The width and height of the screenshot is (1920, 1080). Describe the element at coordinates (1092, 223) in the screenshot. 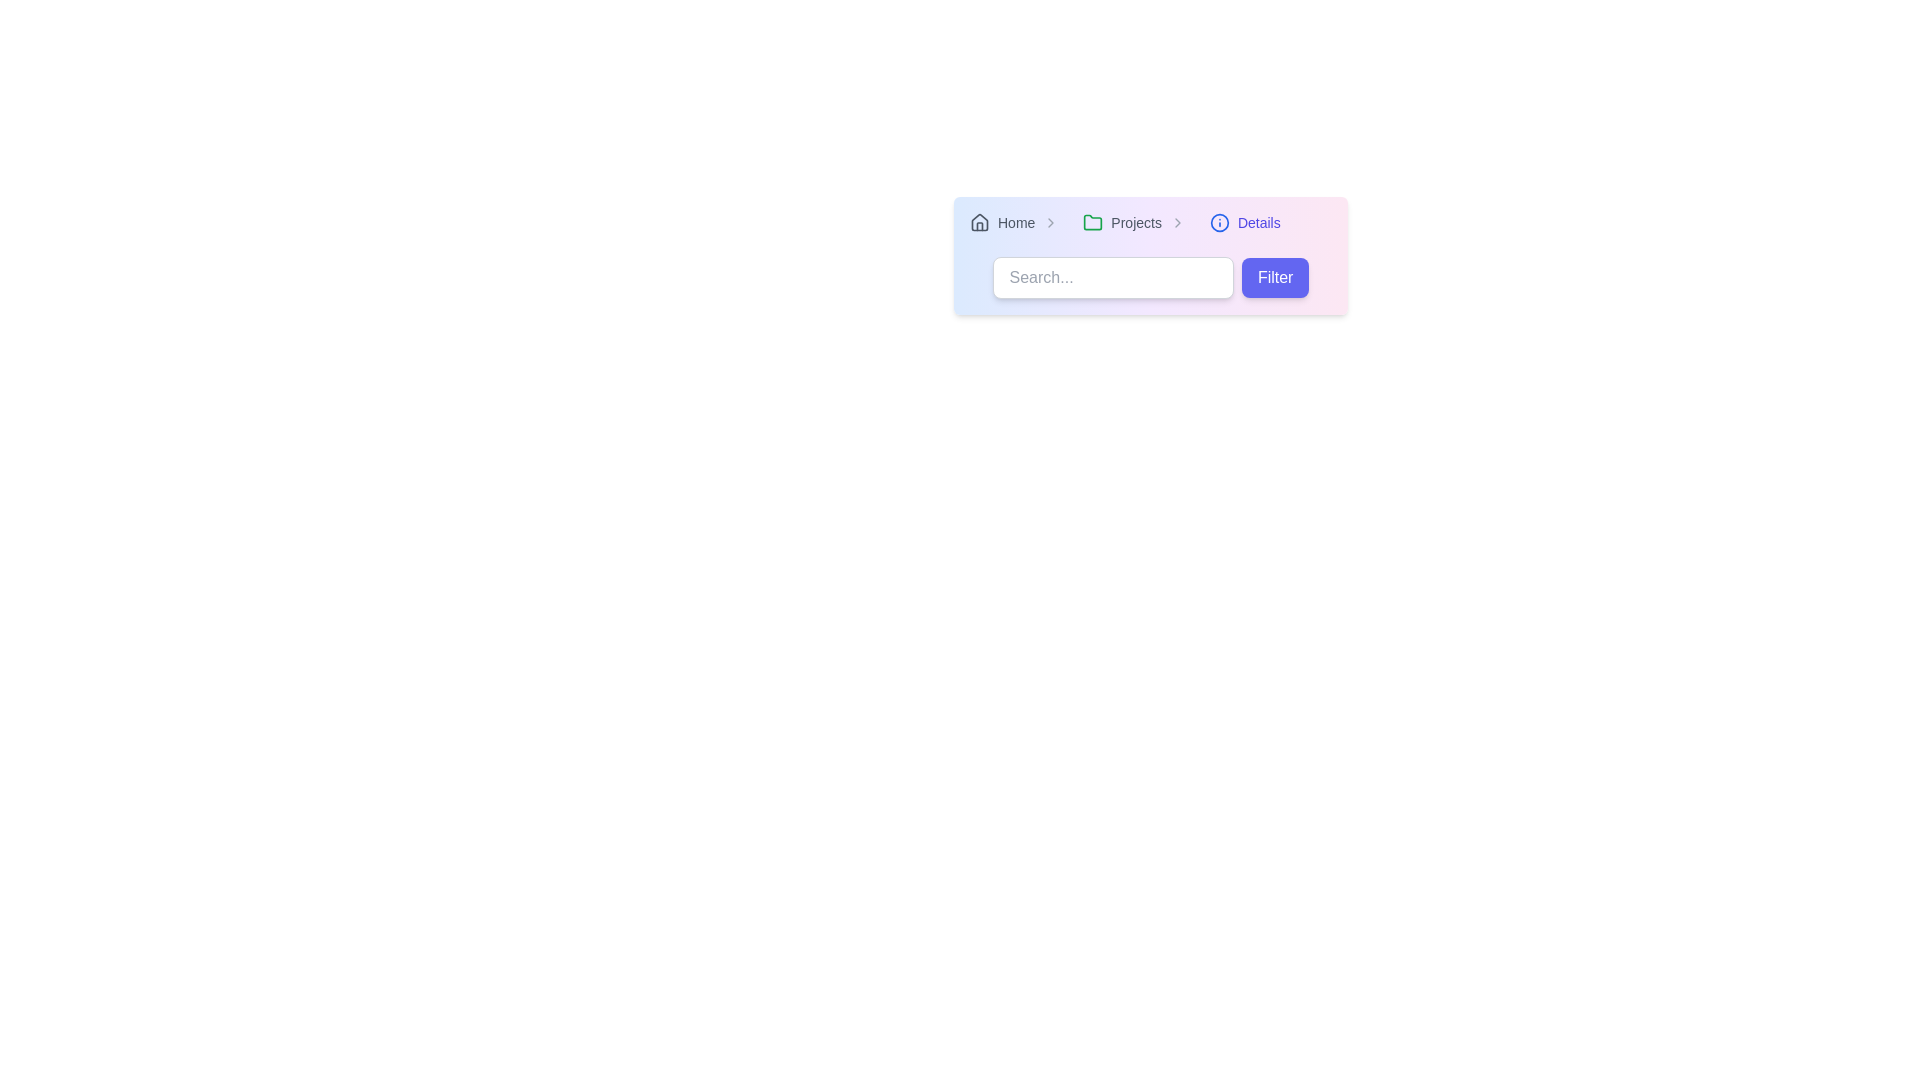

I see `the folder icon with a green outline located to the left of the 'Projects' text label in the breadcrumb navigation bar` at that location.